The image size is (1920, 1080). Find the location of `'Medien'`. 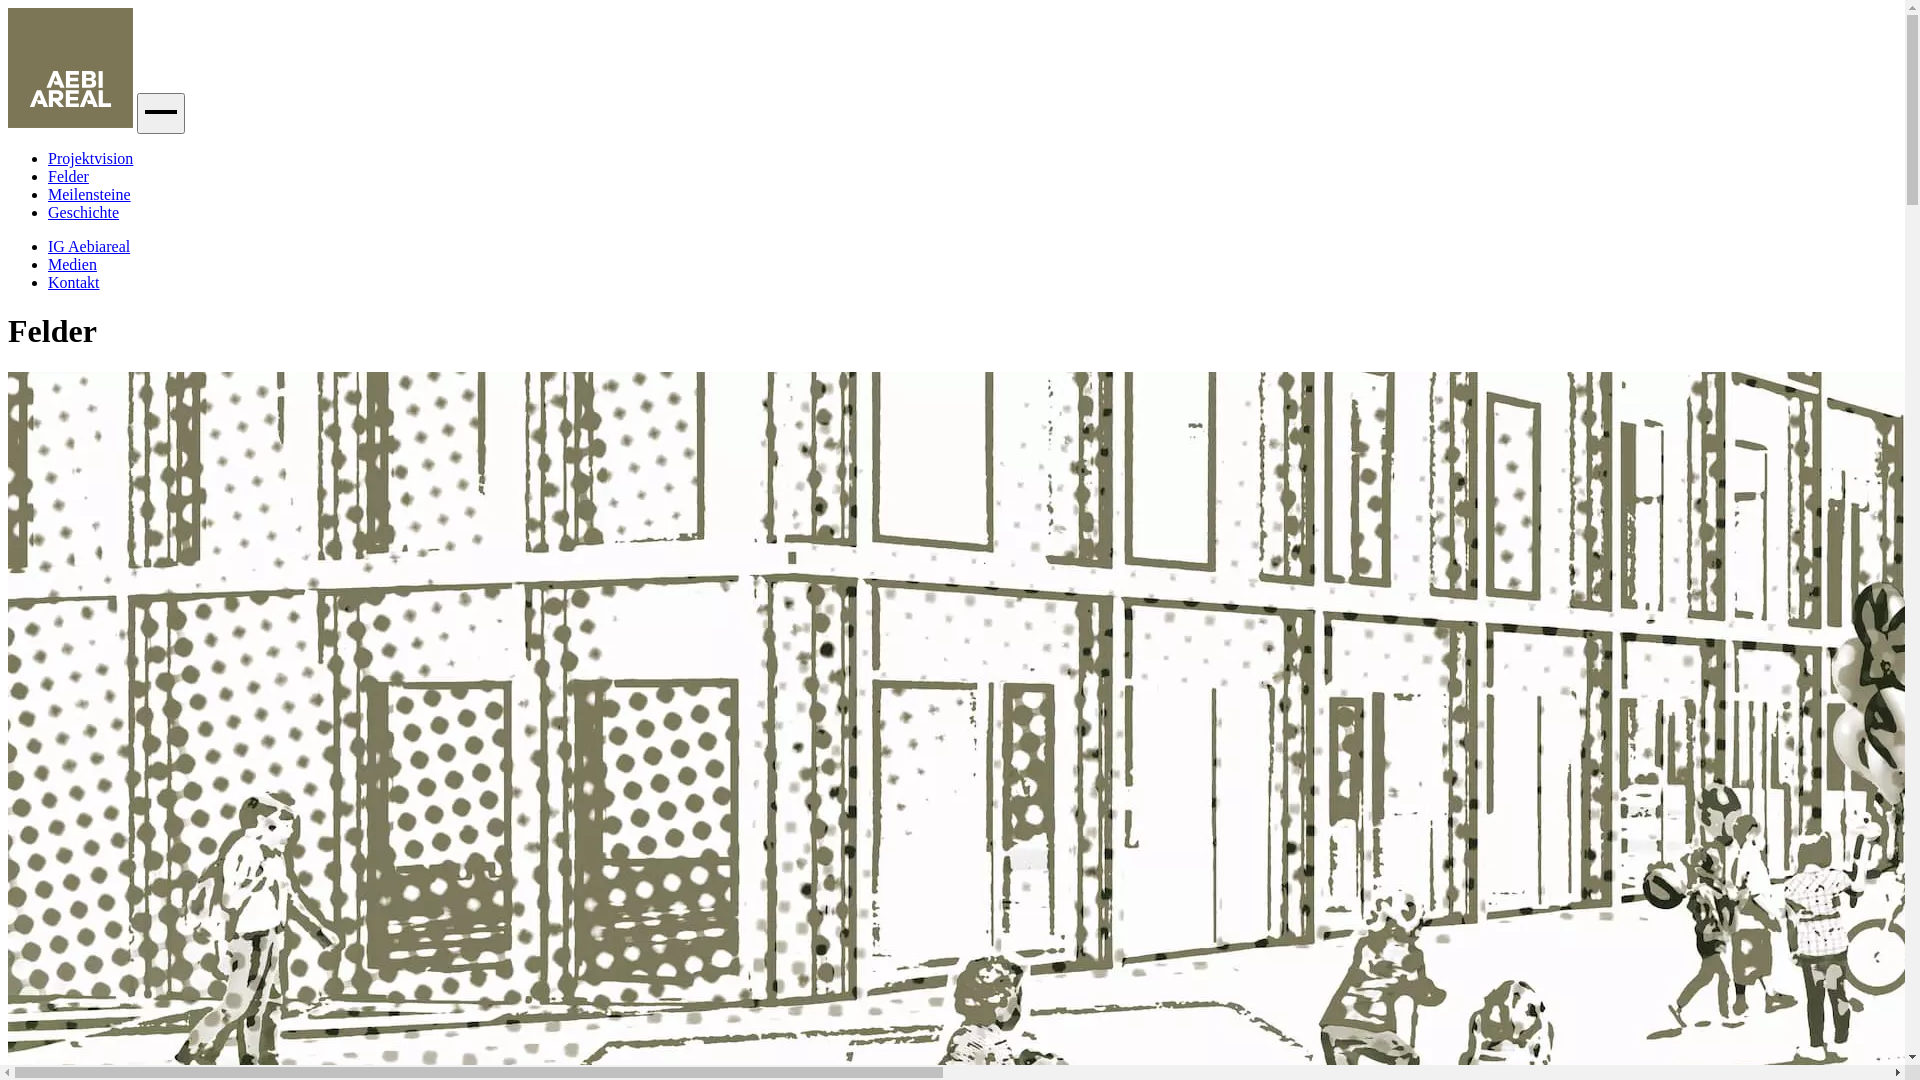

'Medien' is located at coordinates (48, 263).